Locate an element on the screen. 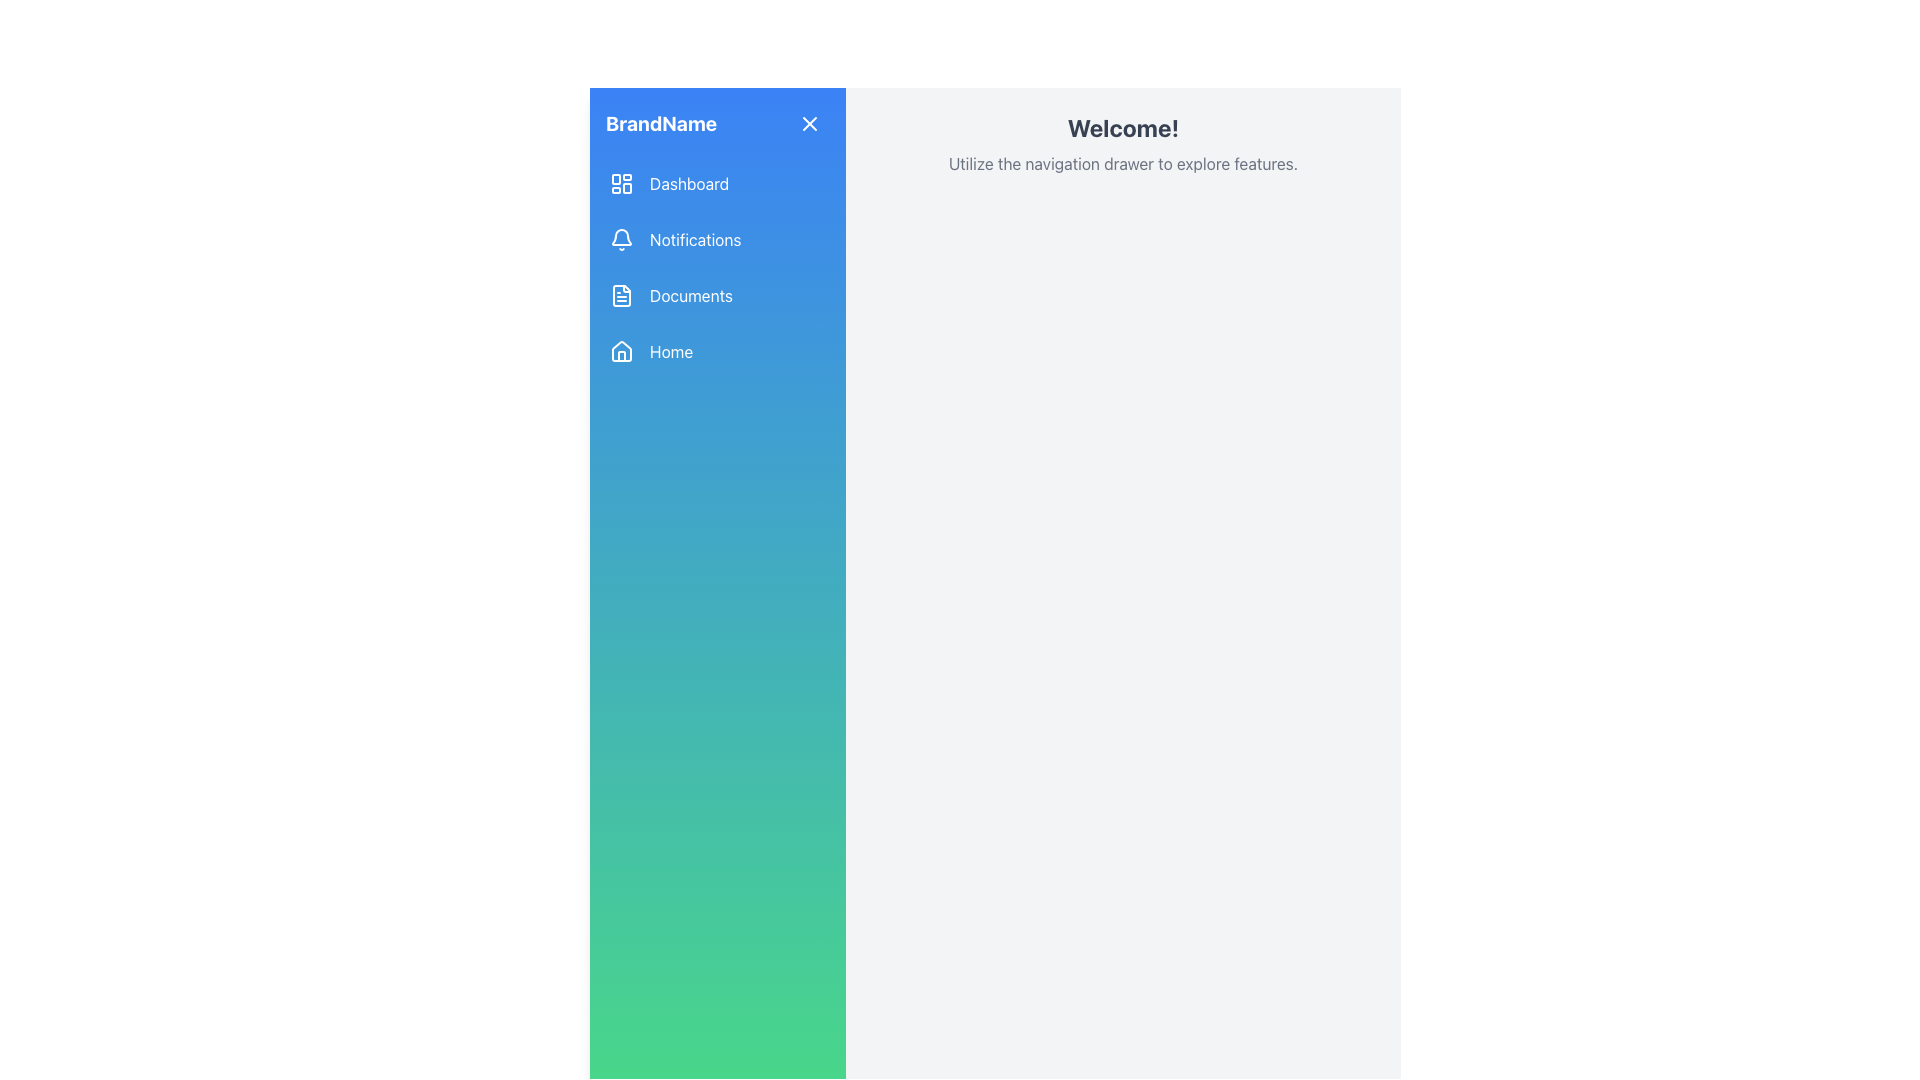 The image size is (1920, 1080). the close icon located in the upper-right area of the vertical navigation bar, next to 'BrandName' is located at coordinates (810, 123).